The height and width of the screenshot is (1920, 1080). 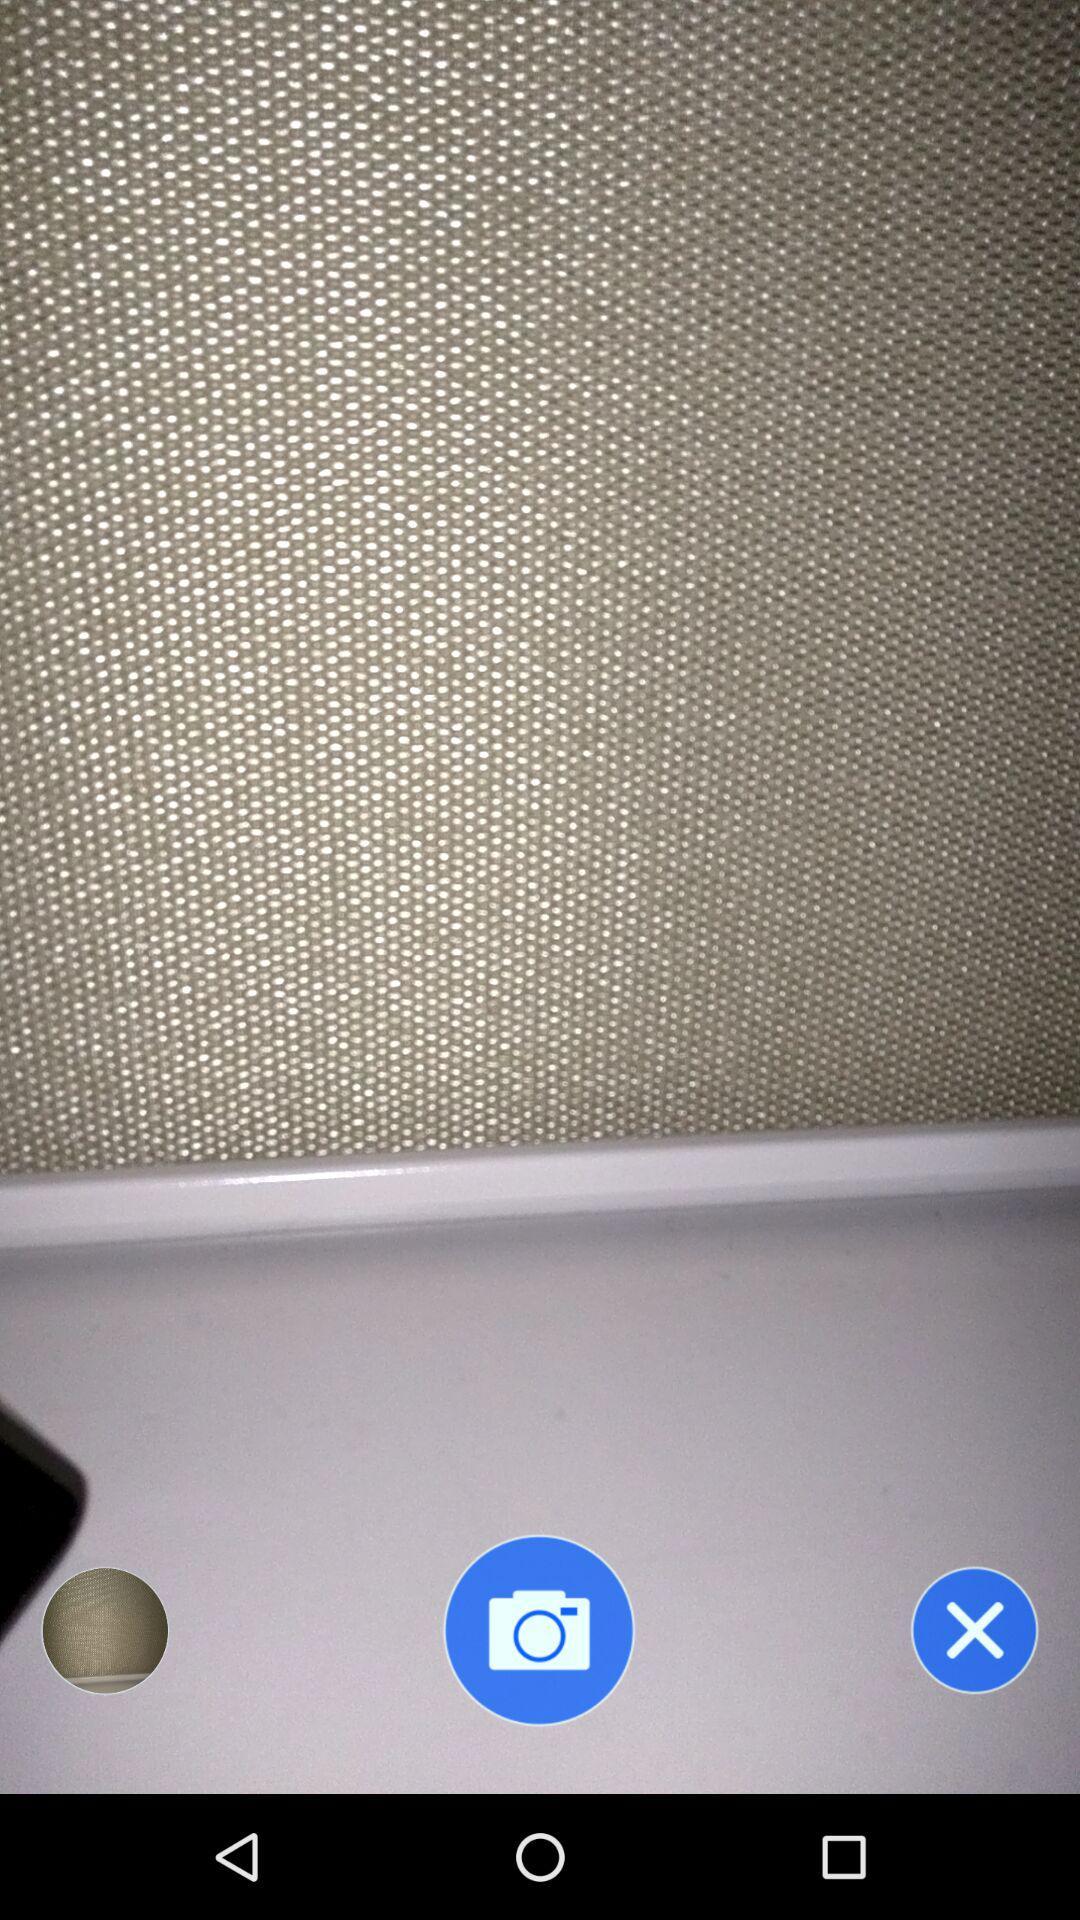 What do you see at coordinates (538, 1630) in the screenshot?
I see `the camera option` at bounding box center [538, 1630].